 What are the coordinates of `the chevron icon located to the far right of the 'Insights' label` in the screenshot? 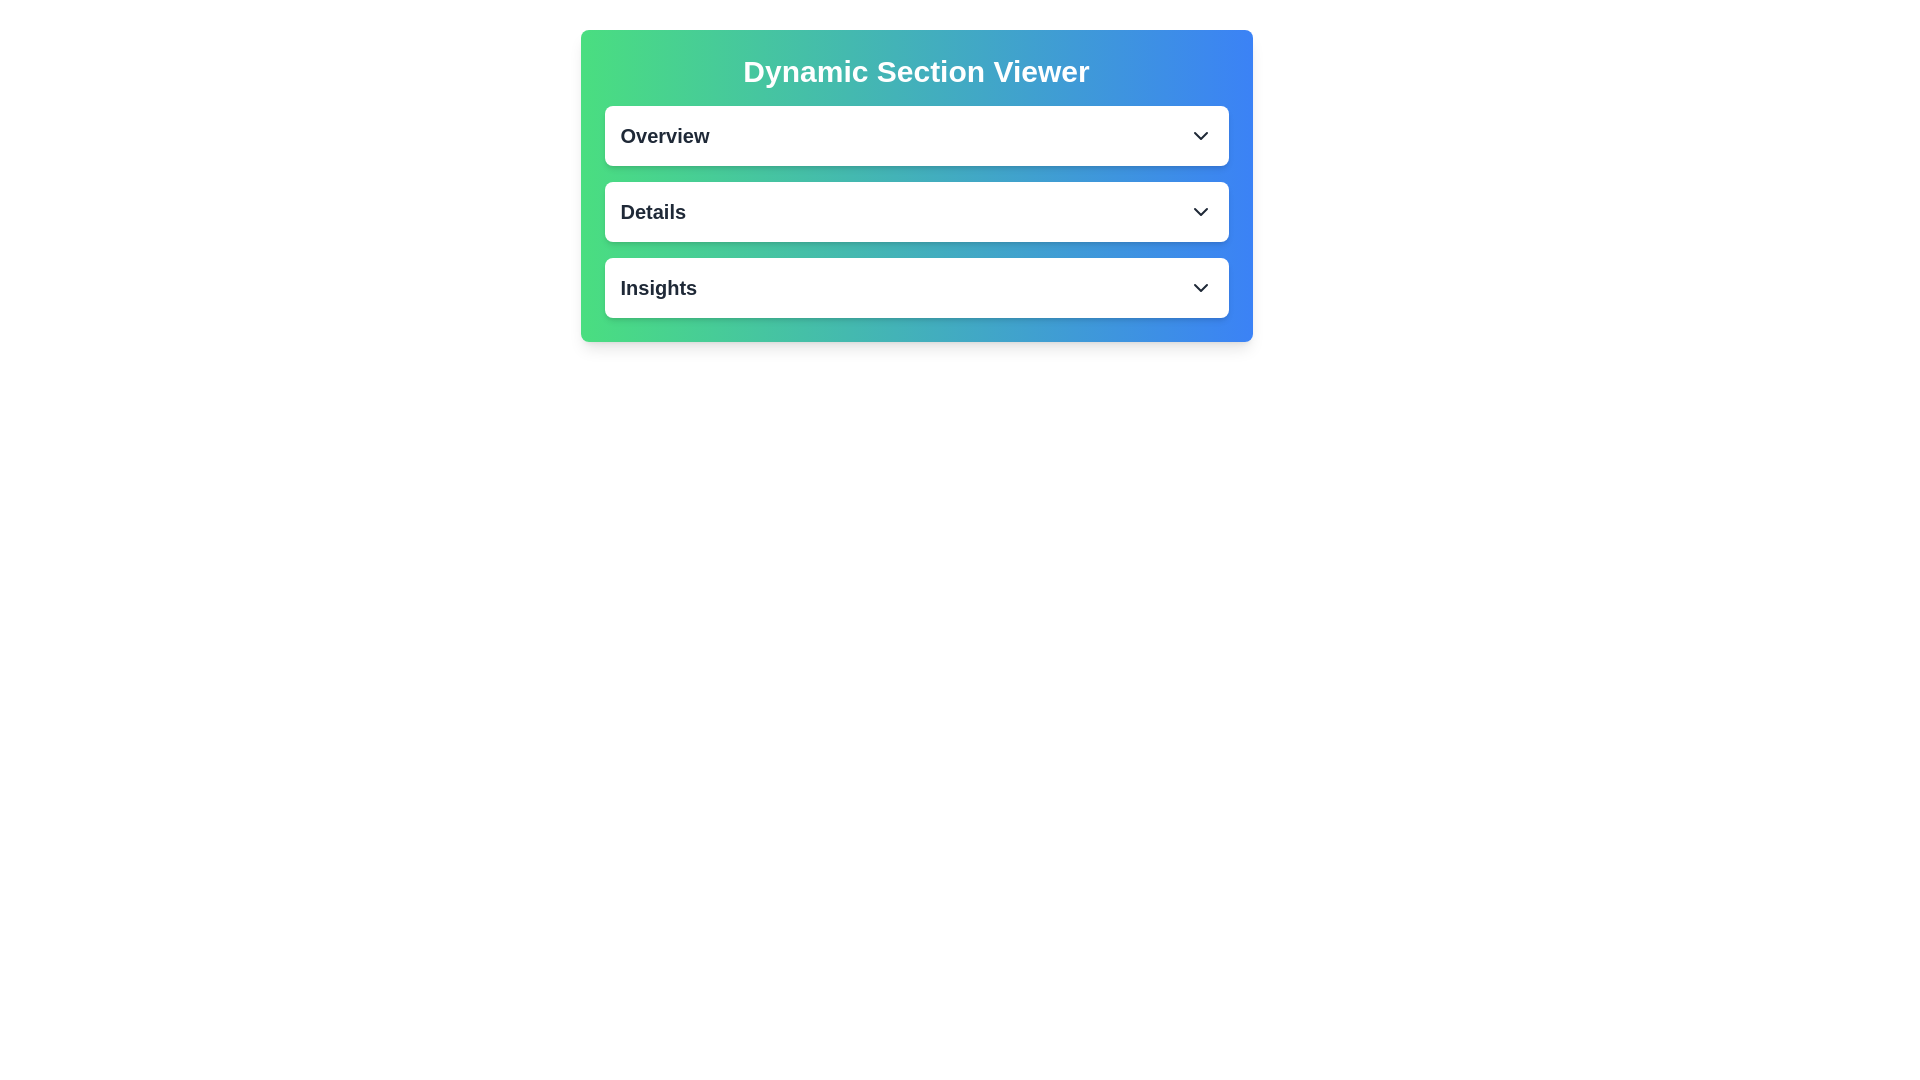 It's located at (1200, 288).